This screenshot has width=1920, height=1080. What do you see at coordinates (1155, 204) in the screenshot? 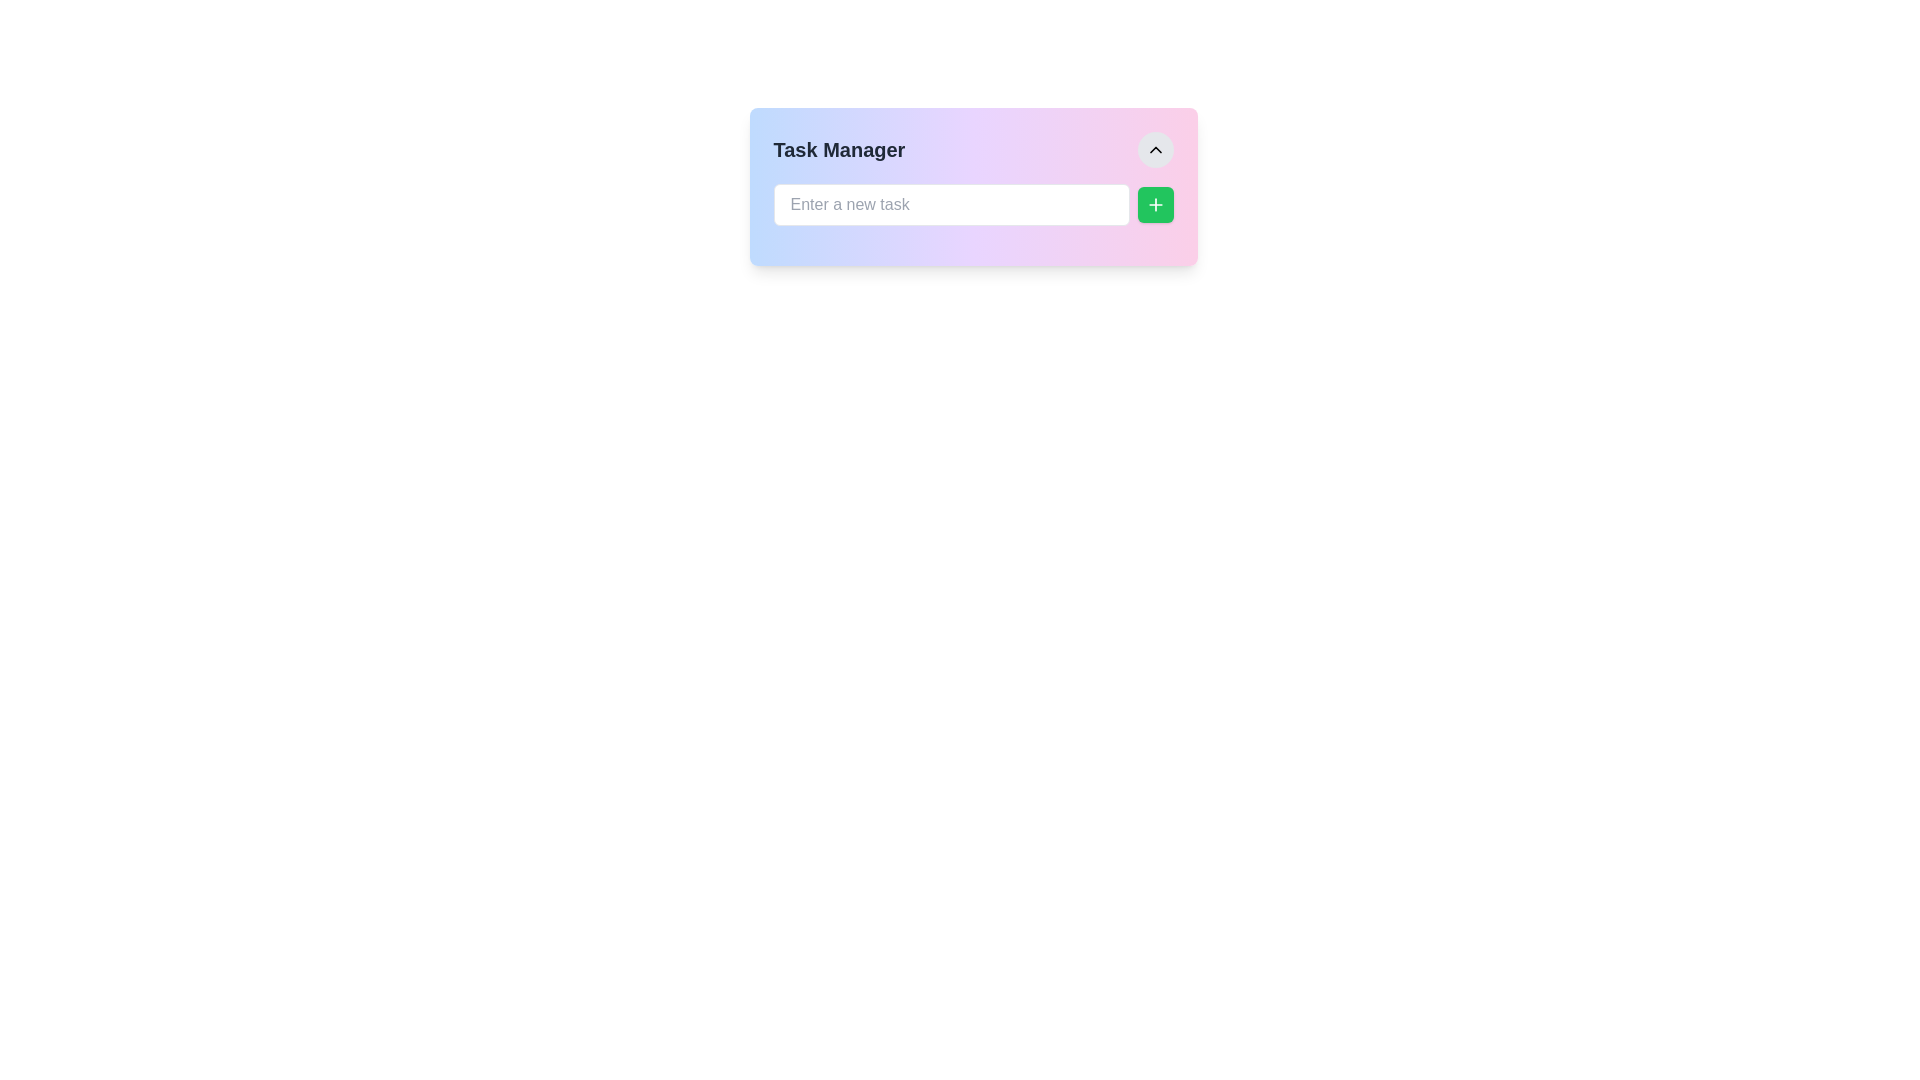
I see `the interactive button located at the right end of the horizontal layout, immediately following the text input field` at bounding box center [1155, 204].